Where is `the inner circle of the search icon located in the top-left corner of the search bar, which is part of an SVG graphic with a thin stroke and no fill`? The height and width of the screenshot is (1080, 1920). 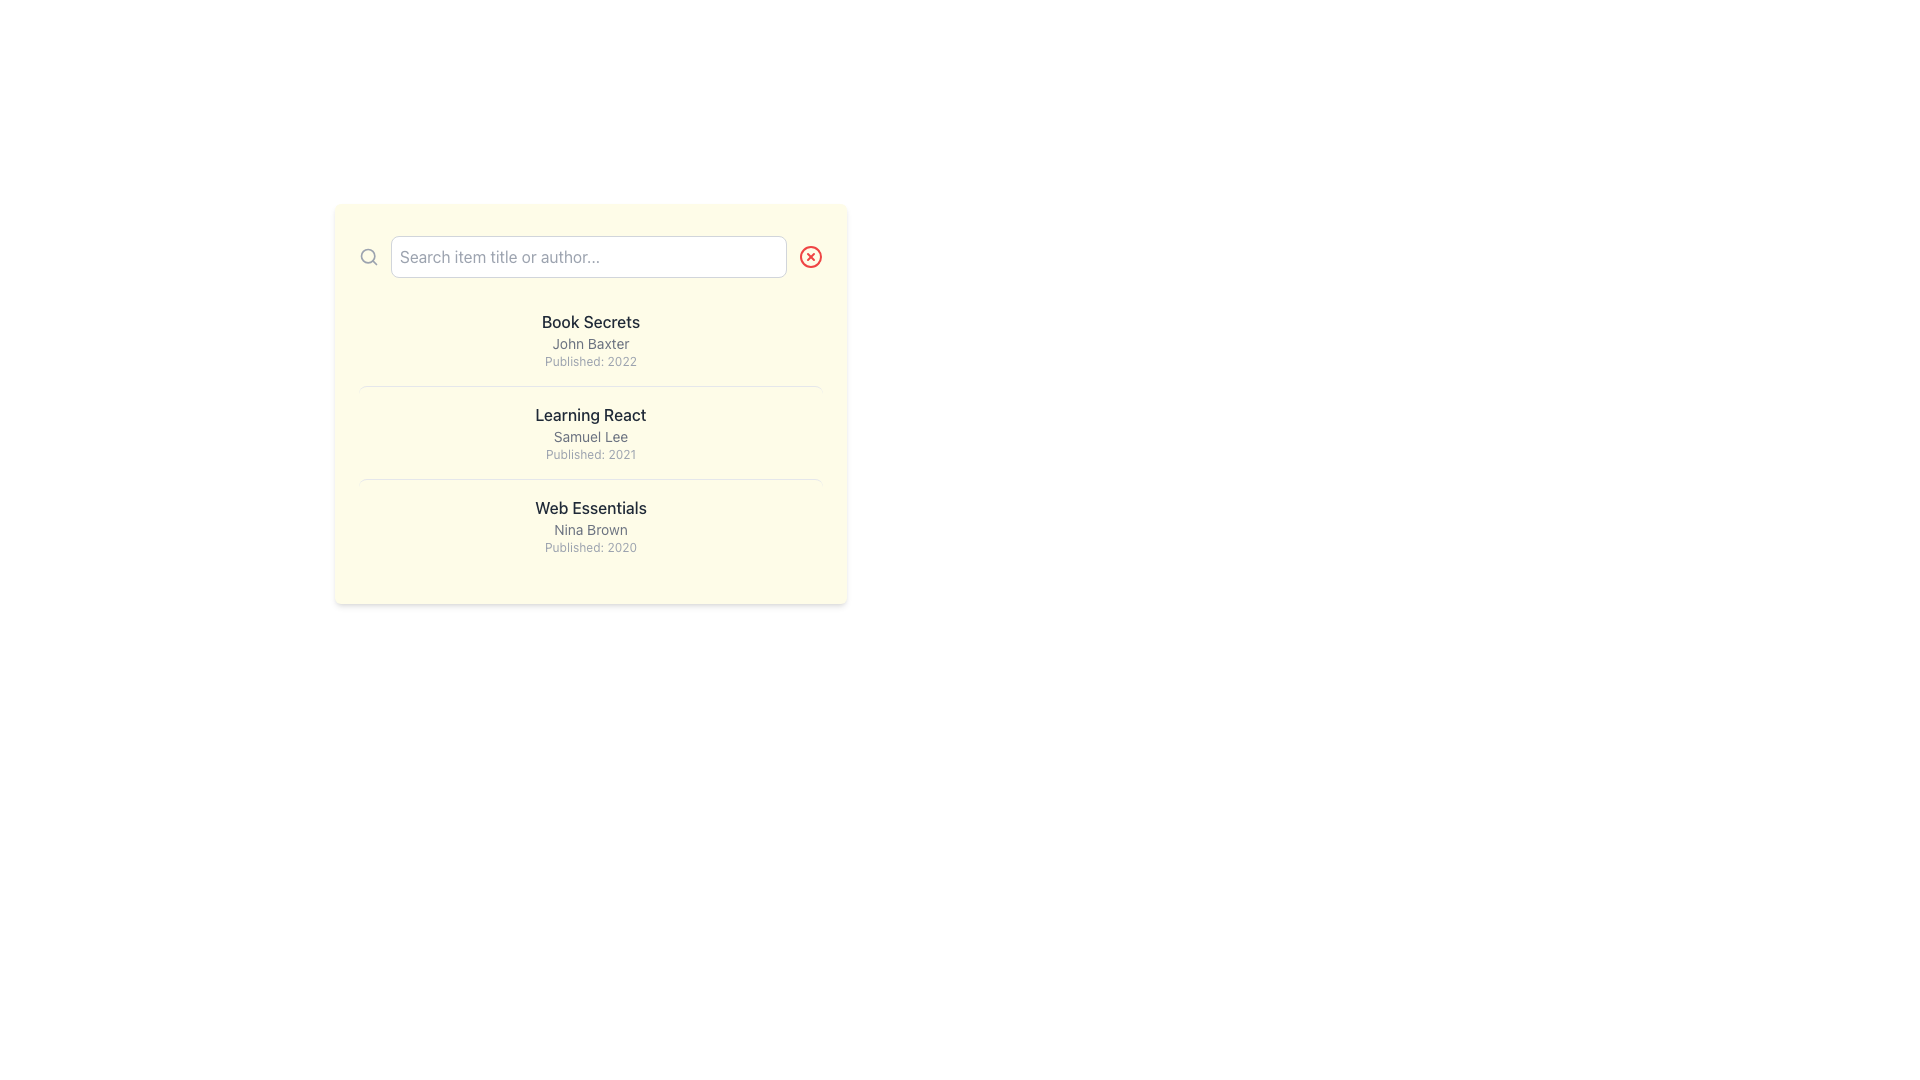
the inner circle of the search icon located in the top-left corner of the search bar, which is part of an SVG graphic with a thin stroke and no fill is located at coordinates (368, 255).